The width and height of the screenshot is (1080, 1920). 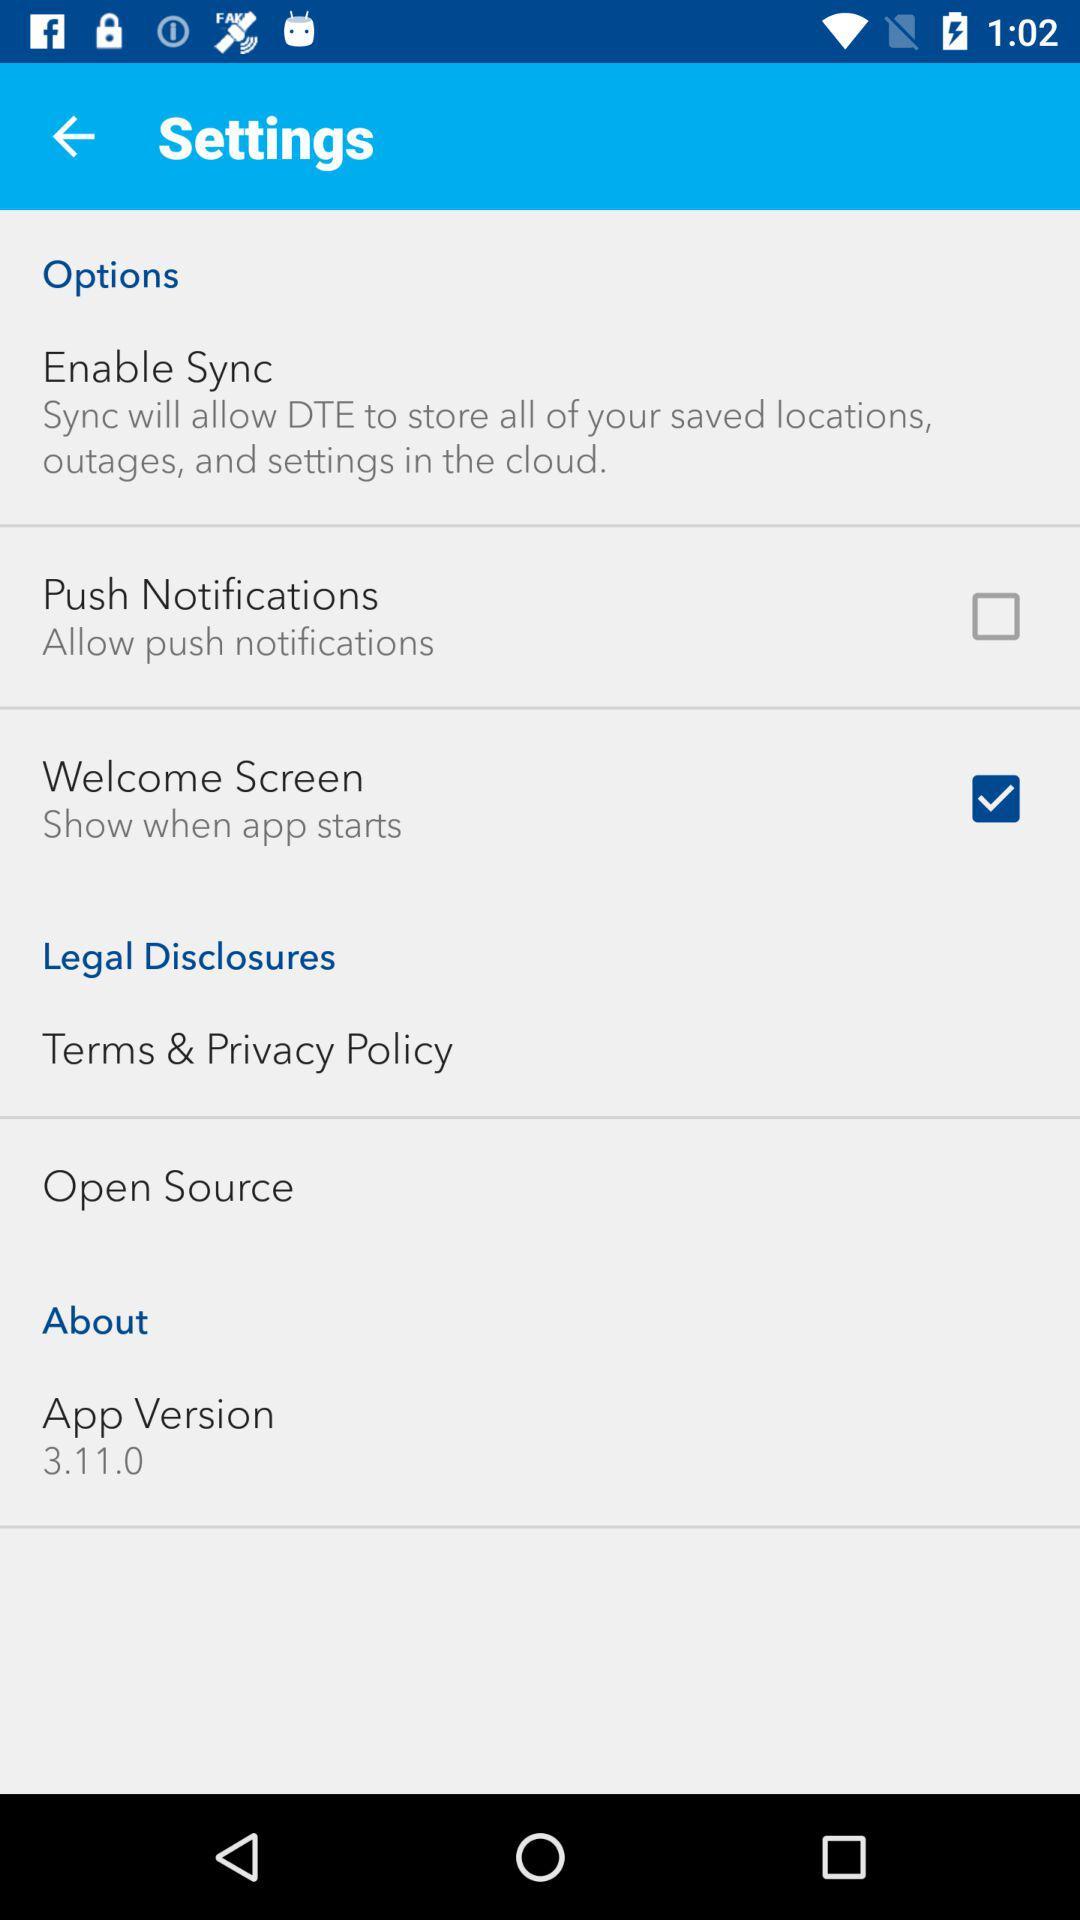 What do you see at coordinates (72, 135) in the screenshot?
I see `the app next to settings` at bounding box center [72, 135].